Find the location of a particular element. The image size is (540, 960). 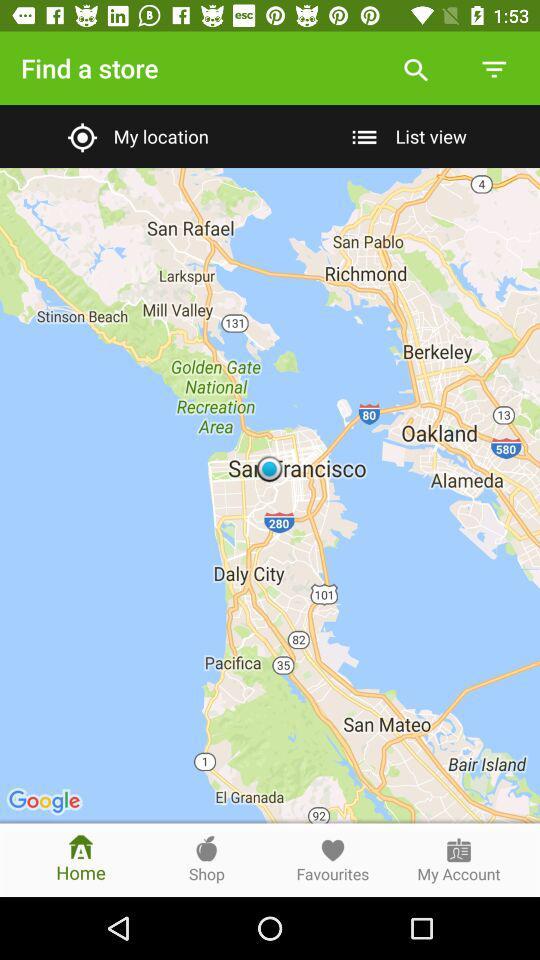

the item to the right of find a store icon is located at coordinates (415, 68).